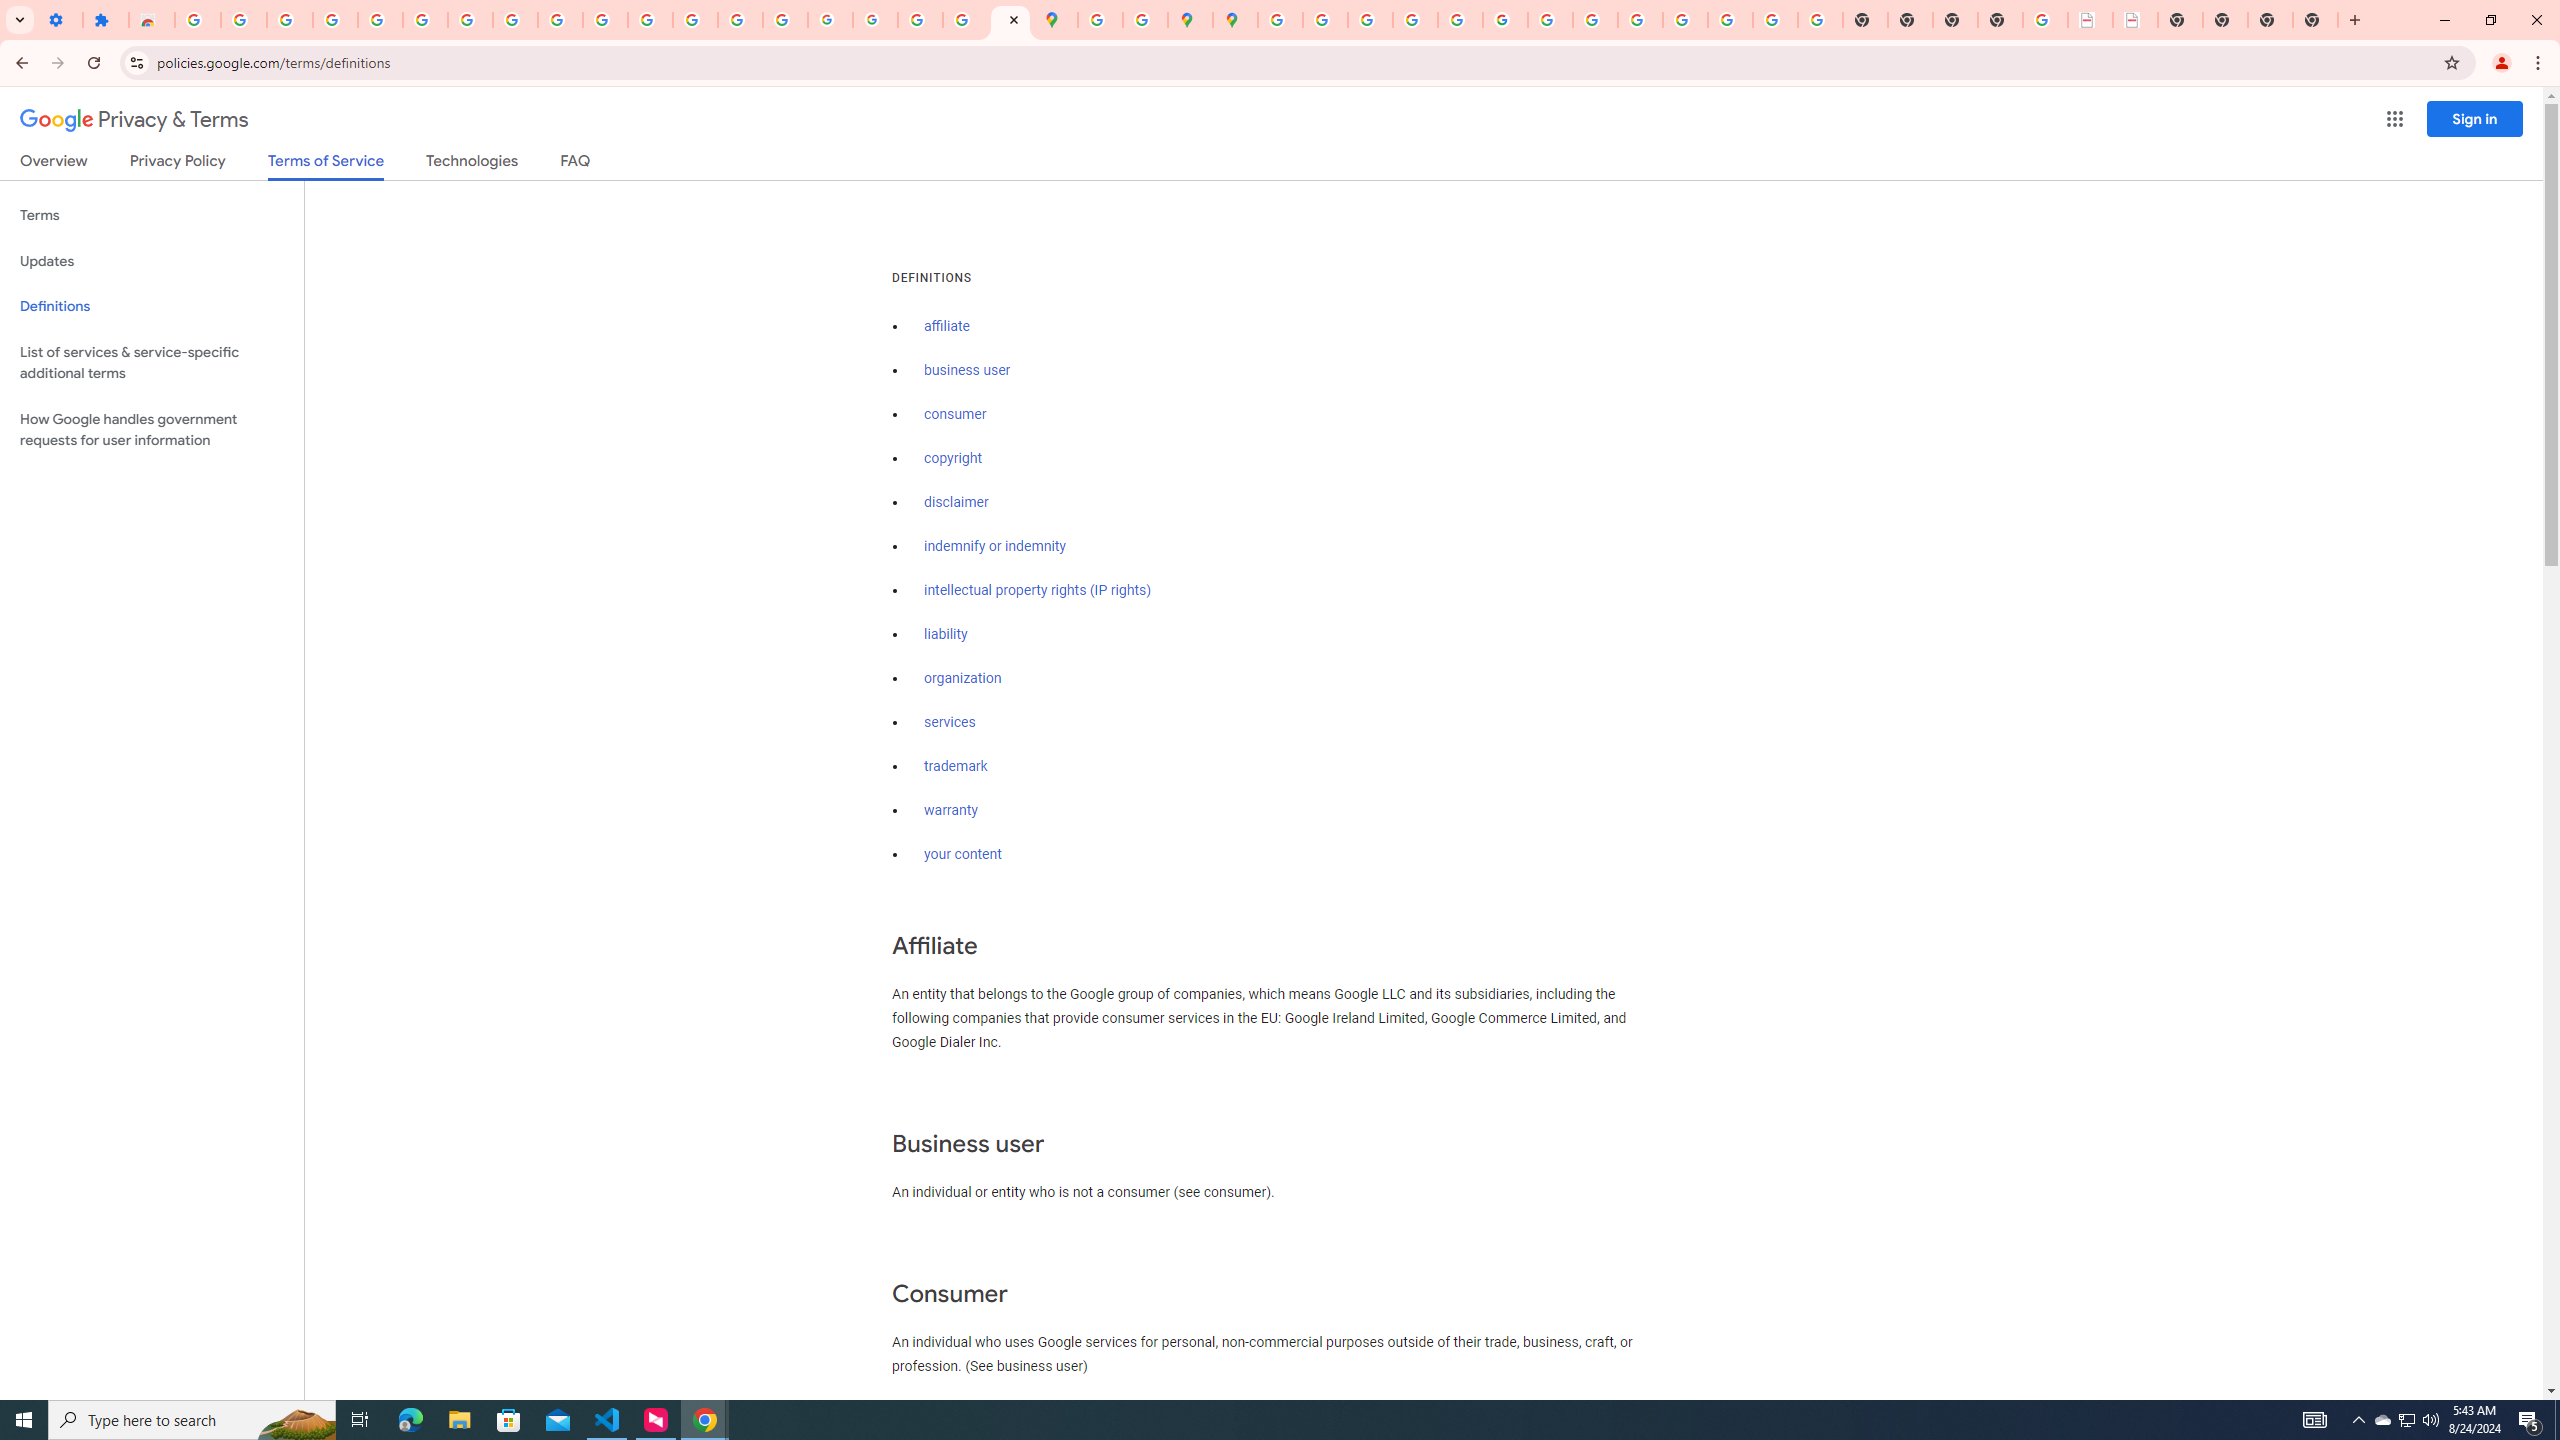  Describe the element at coordinates (955, 413) in the screenshot. I see `'consumer'` at that location.